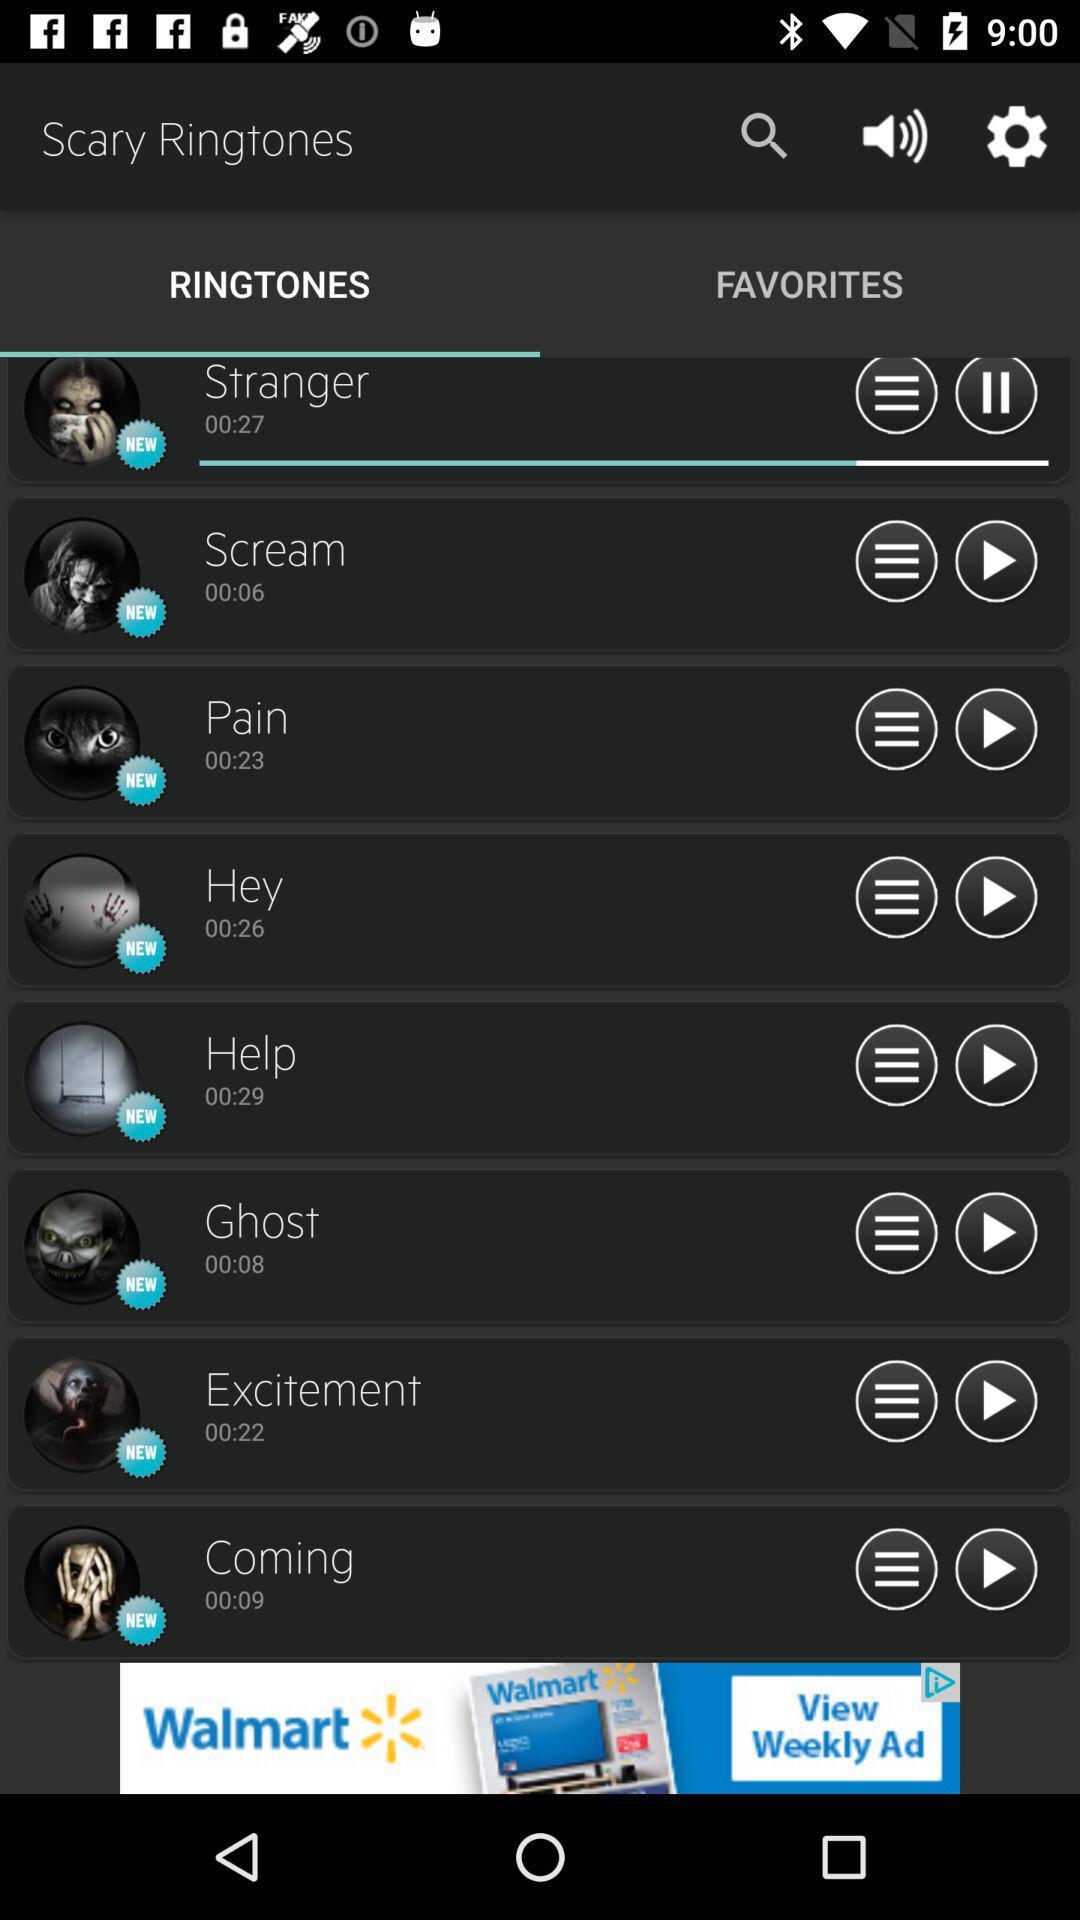  Describe the element at coordinates (80, 413) in the screenshot. I see `previous` at that location.